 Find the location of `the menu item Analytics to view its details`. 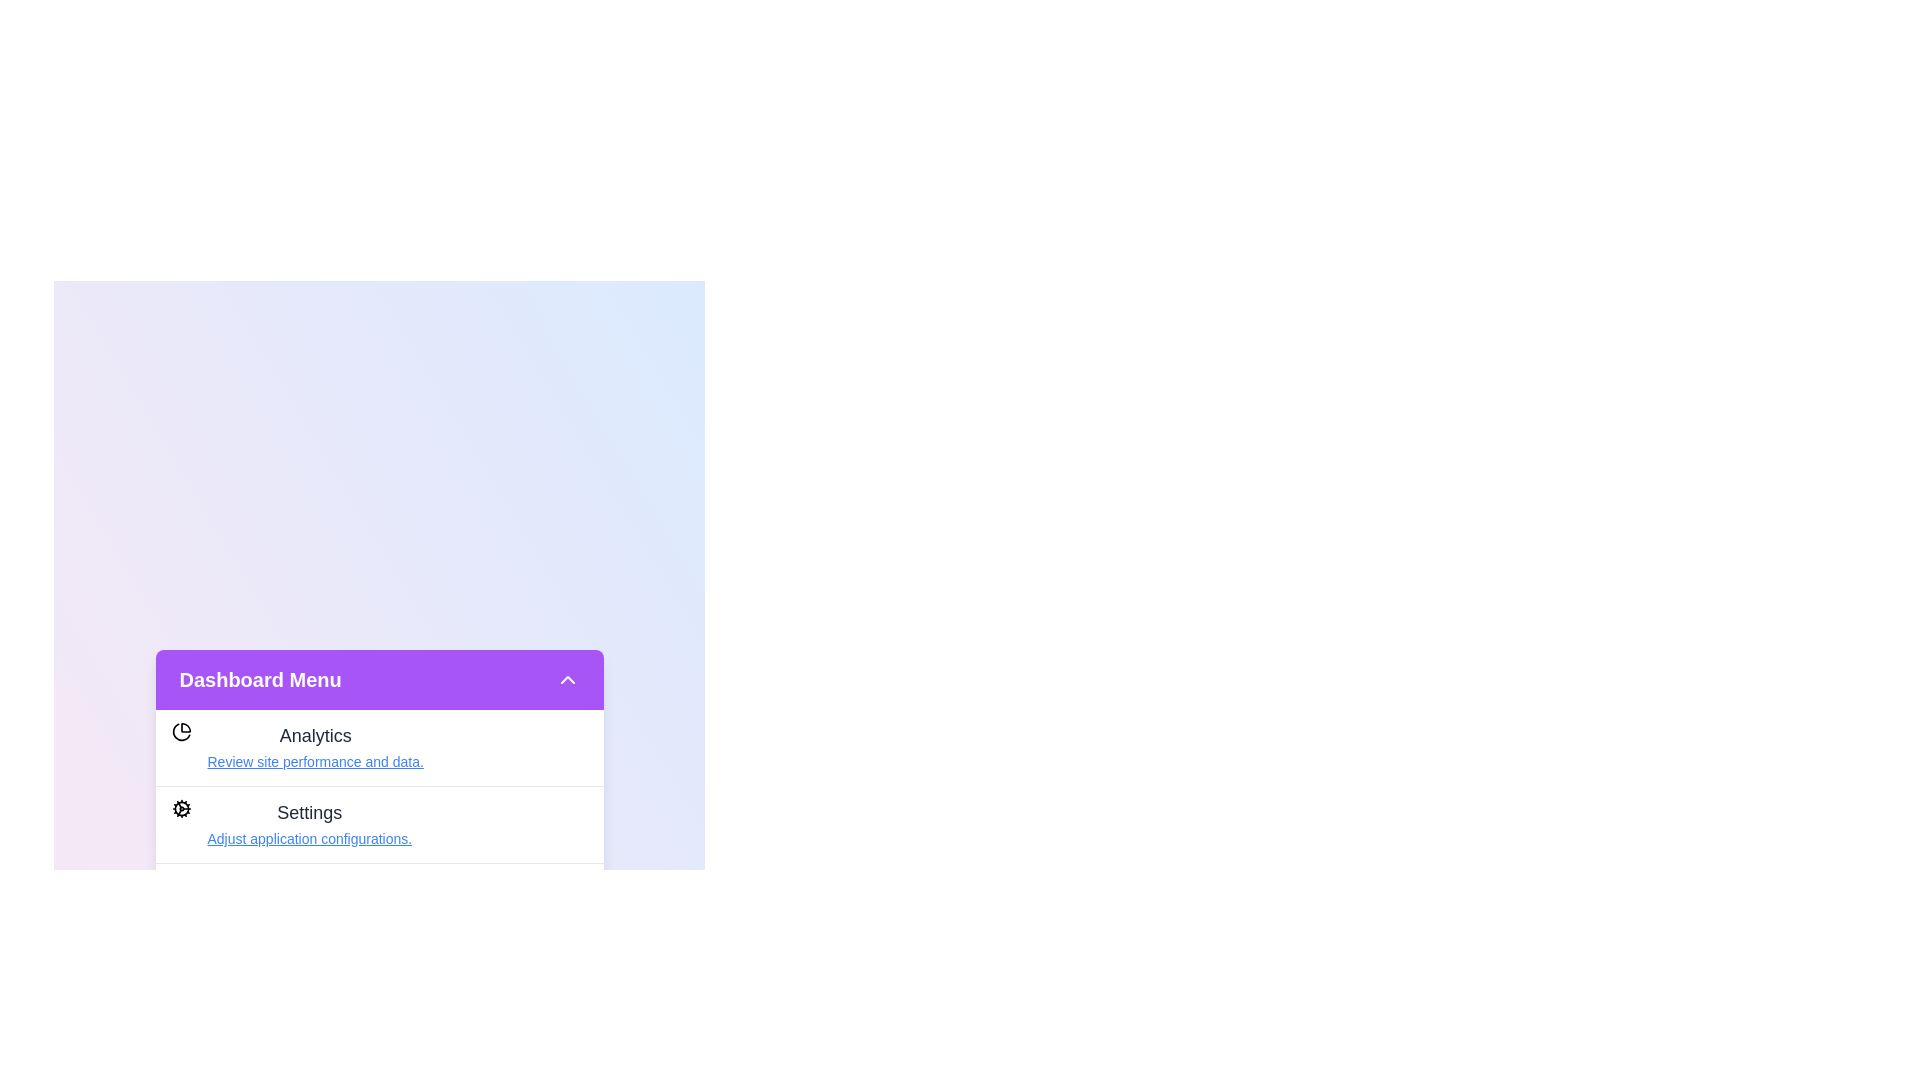

the menu item Analytics to view its details is located at coordinates (314, 762).